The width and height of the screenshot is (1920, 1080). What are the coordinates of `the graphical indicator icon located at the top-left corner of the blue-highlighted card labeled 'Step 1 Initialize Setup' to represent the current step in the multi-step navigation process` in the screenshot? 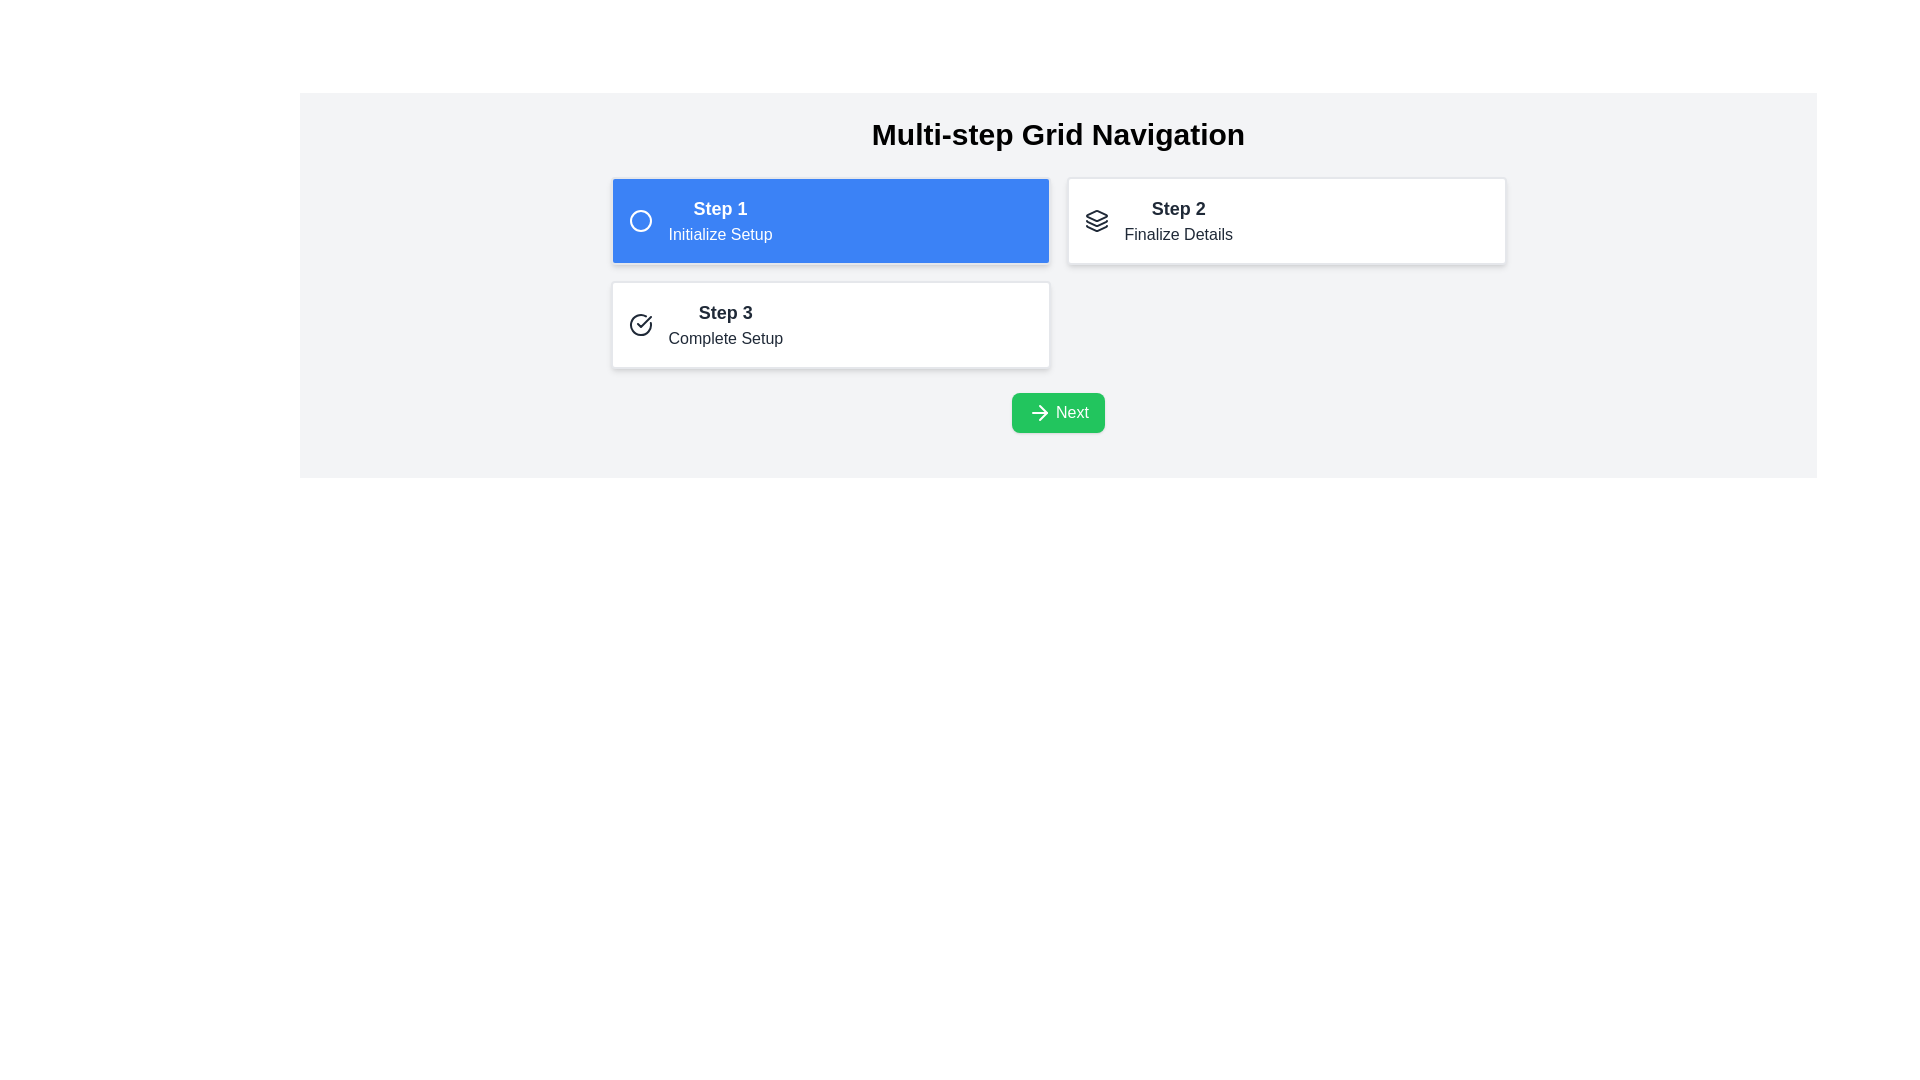 It's located at (640, 220).